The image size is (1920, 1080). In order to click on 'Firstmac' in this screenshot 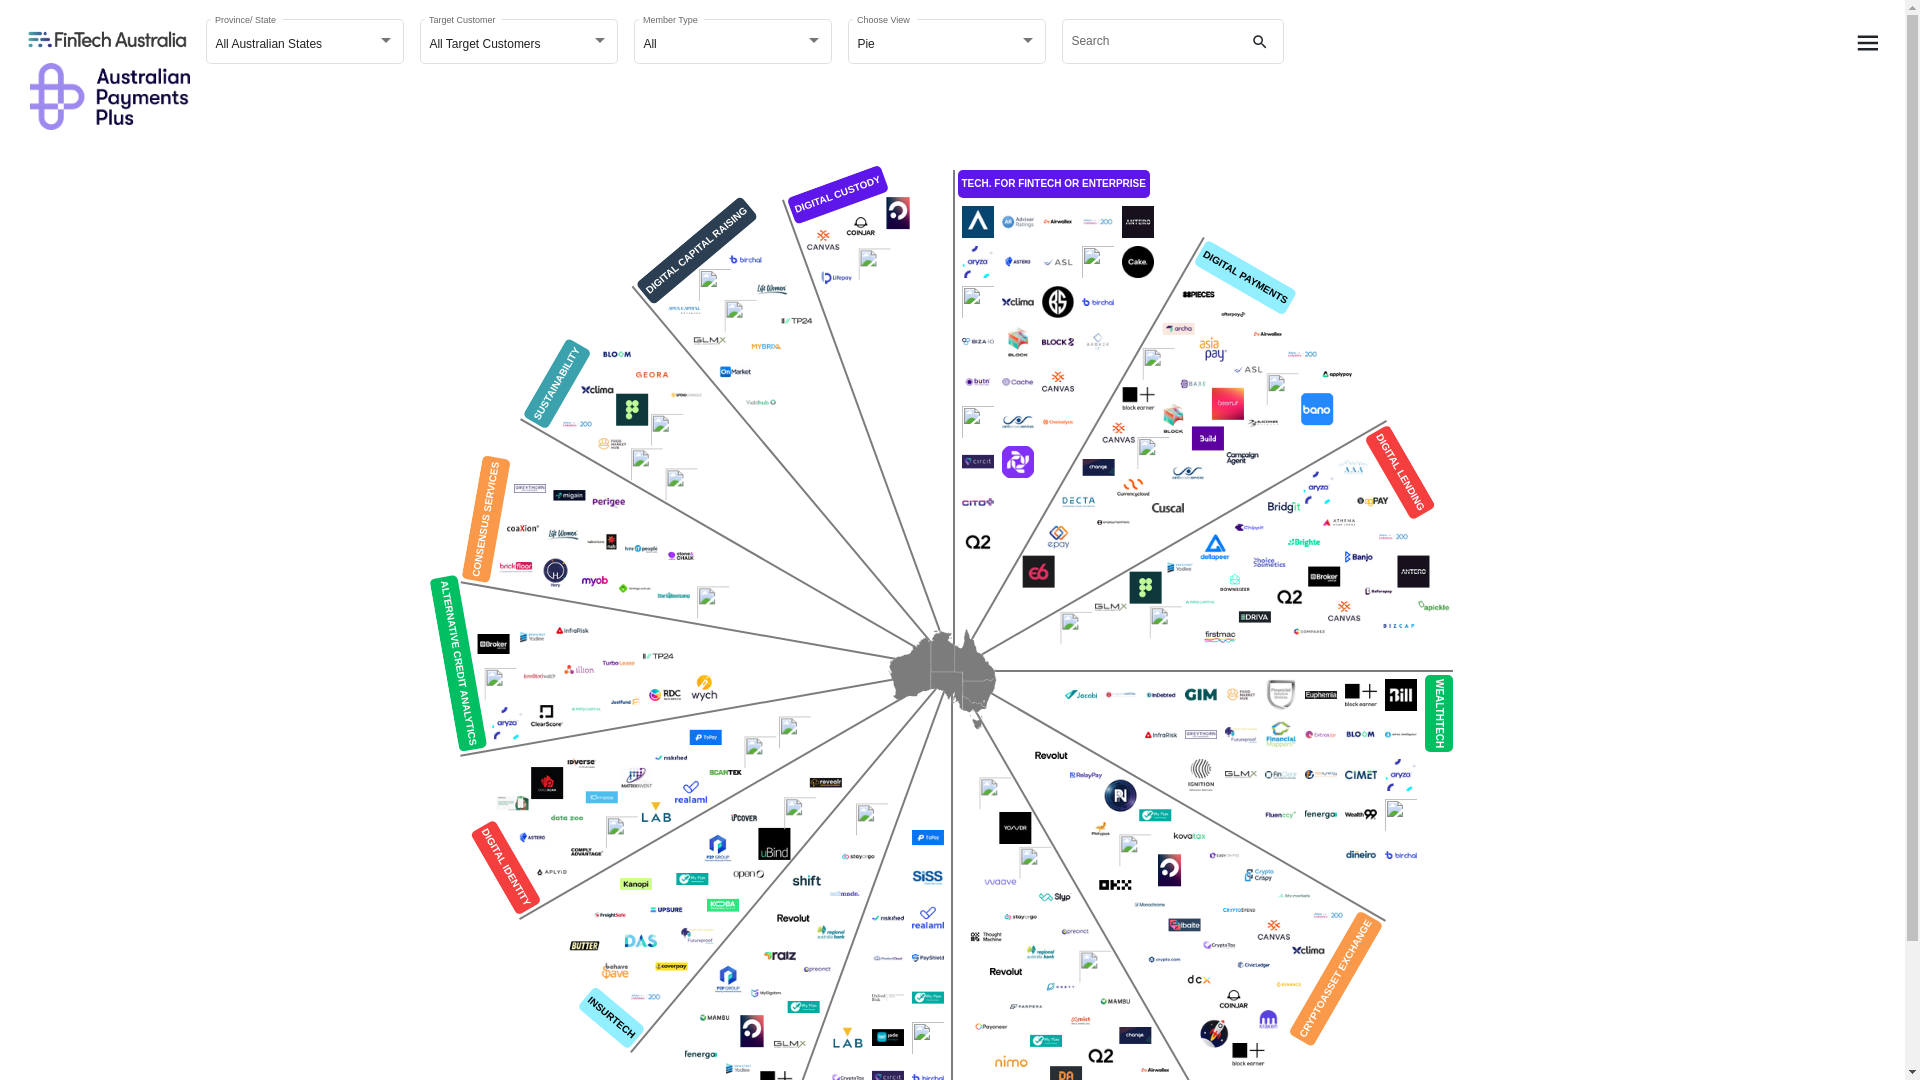, I will do `click(1218, 636)`.